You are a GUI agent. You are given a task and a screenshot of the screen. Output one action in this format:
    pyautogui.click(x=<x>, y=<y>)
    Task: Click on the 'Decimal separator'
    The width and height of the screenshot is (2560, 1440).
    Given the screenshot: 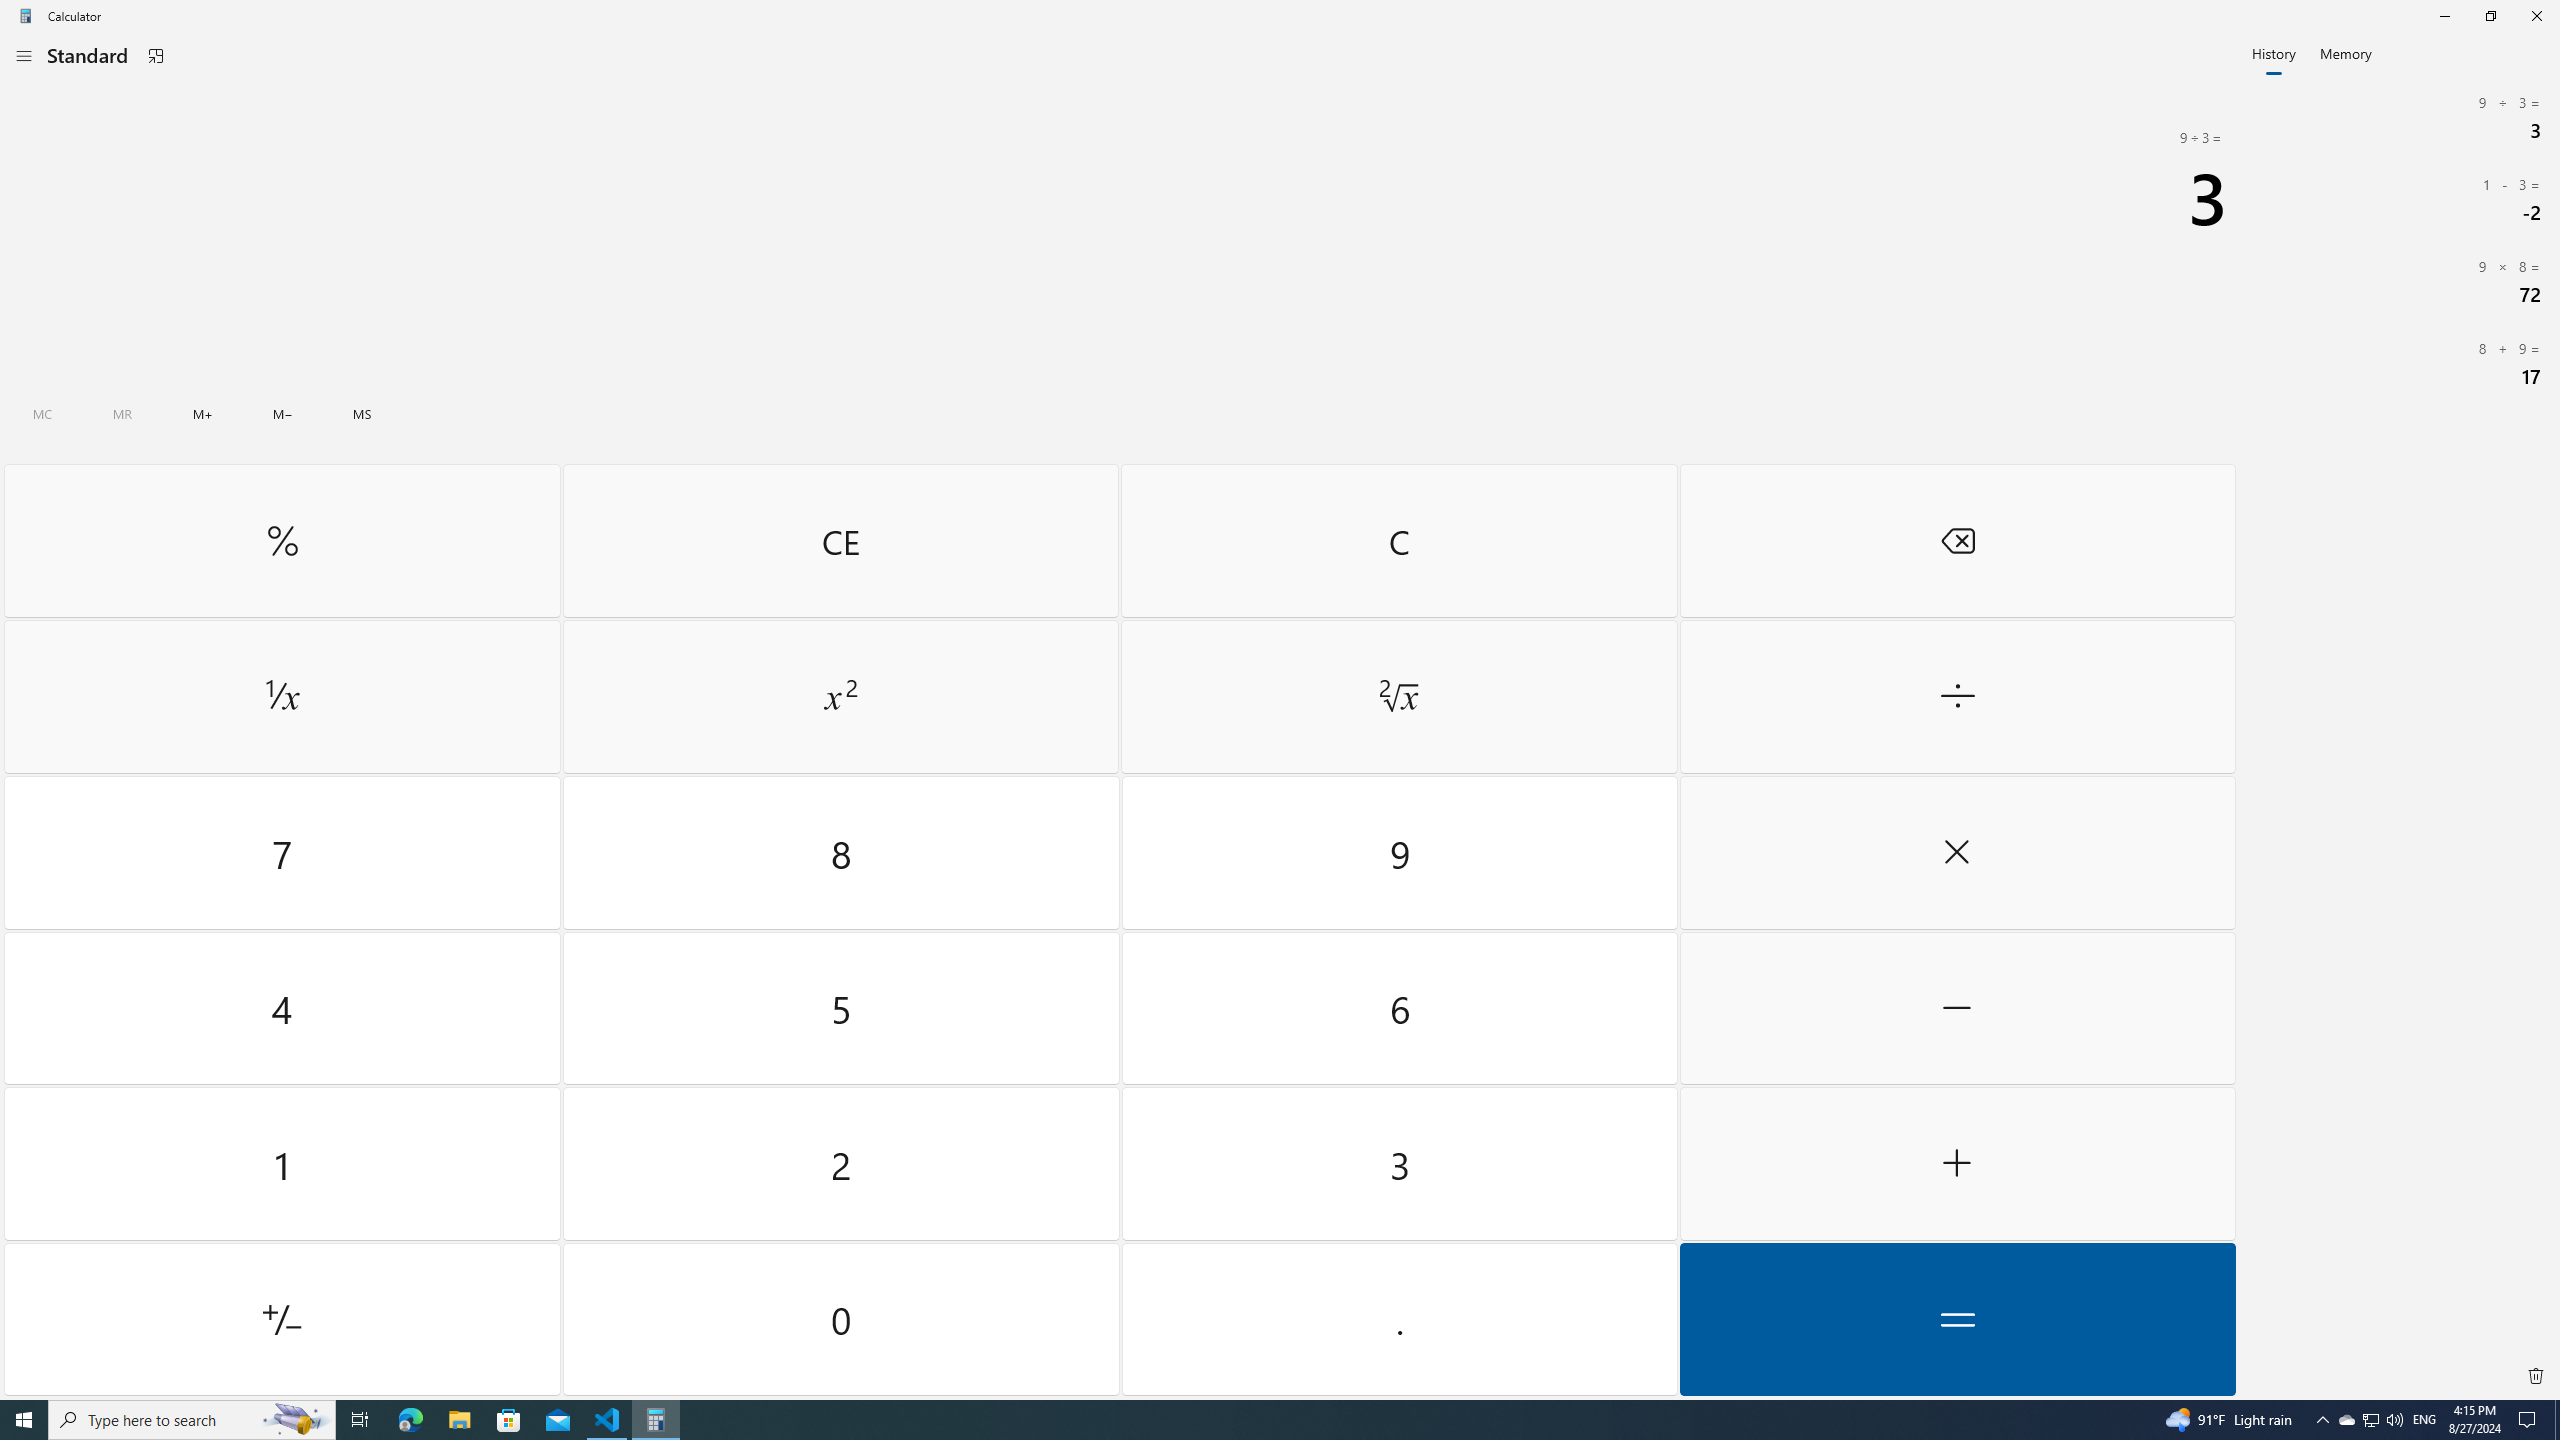 What is the action you would take?
    pyautogui.click(x=1398, y=1318)
    